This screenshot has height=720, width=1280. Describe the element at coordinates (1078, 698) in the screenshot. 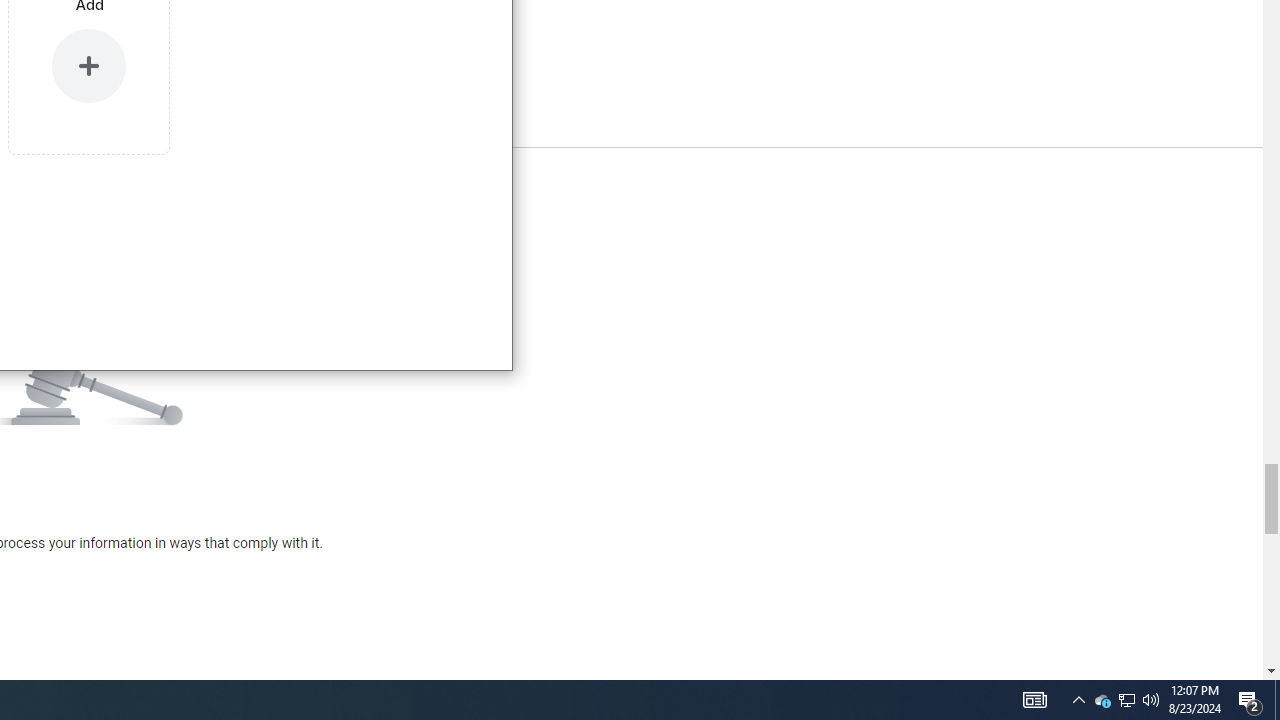

I see `'Notification Chevron'` at that location.